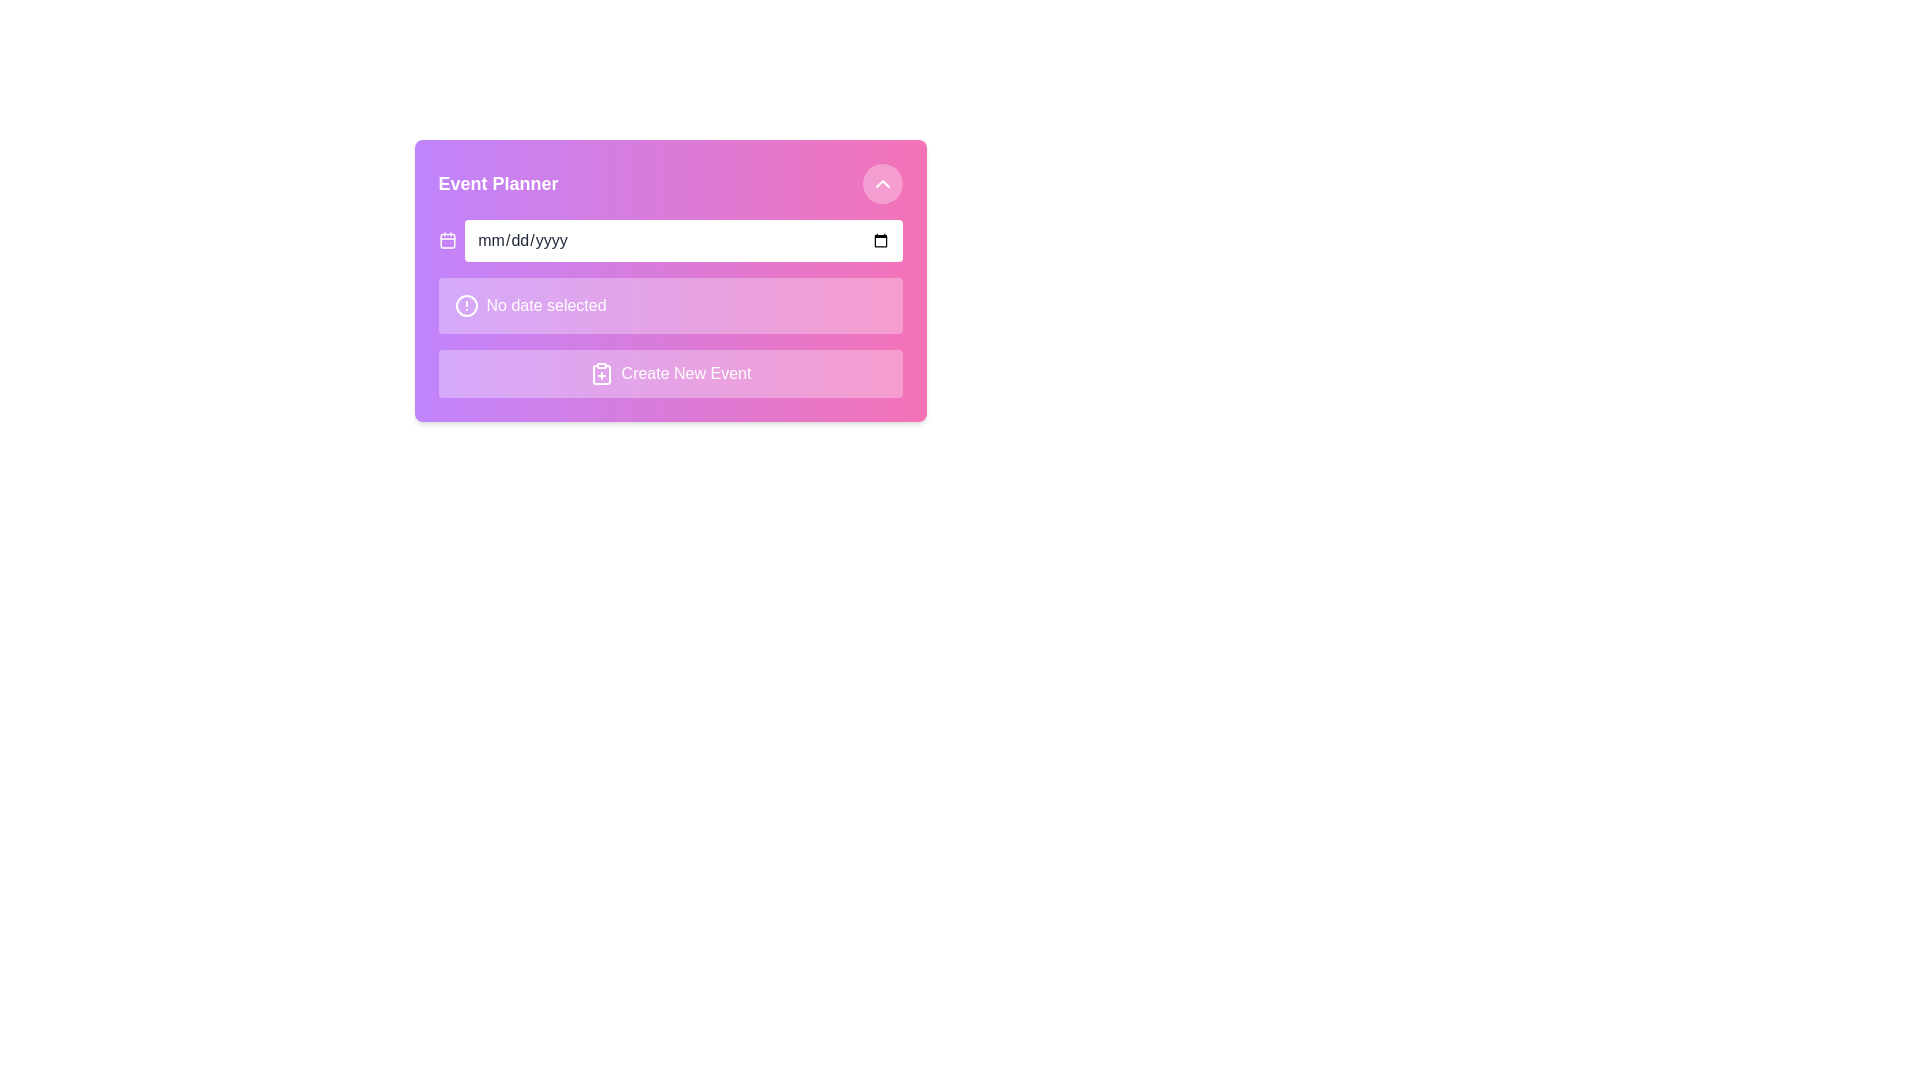 The width and height of the screenshot is (1920, 1080). What do you see at coordinates (600, 374) in the screenshot?
I see `the decorative icon representing the creation of a new entry, located to the left of the 'Create New Event' label in the bottom section of the event form` at bounding box center [600, 374].